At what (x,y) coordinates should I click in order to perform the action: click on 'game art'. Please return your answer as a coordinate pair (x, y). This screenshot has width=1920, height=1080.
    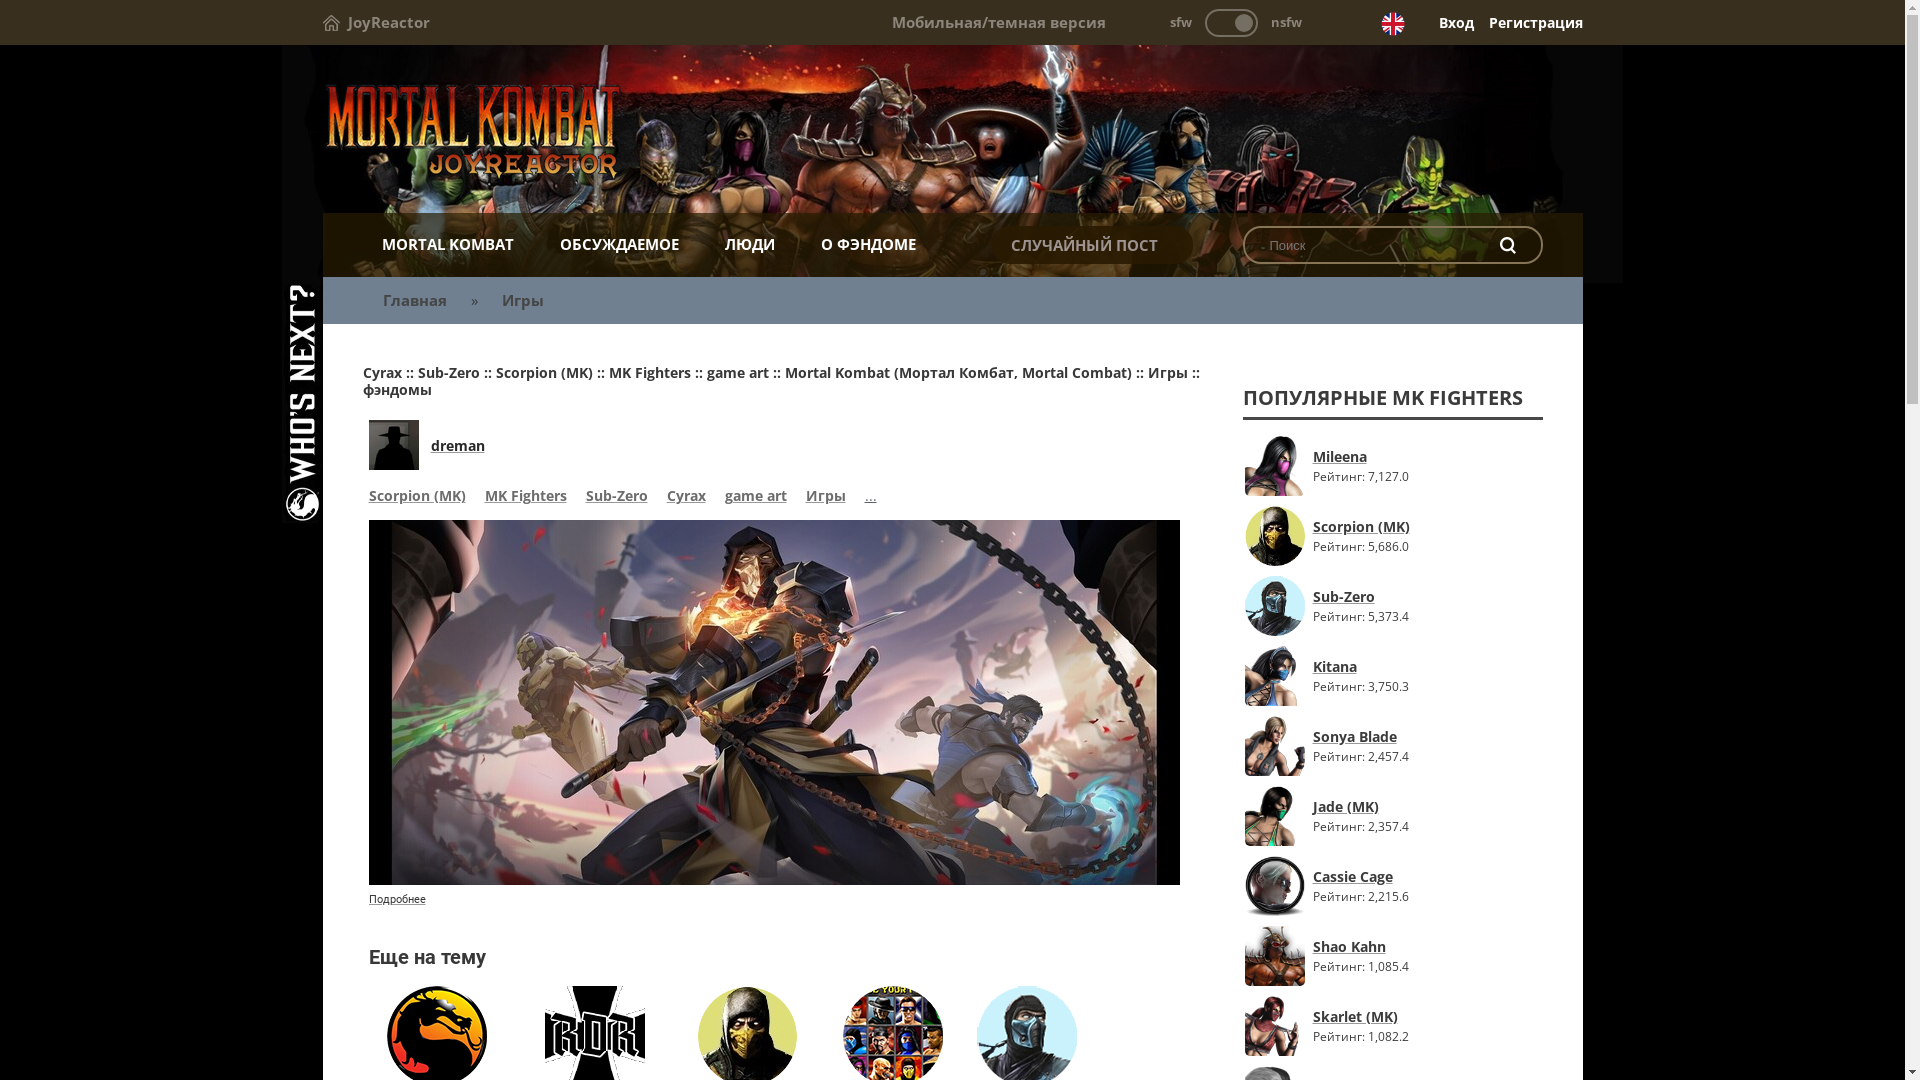
    Looking at the image, I should click on (753, 496).